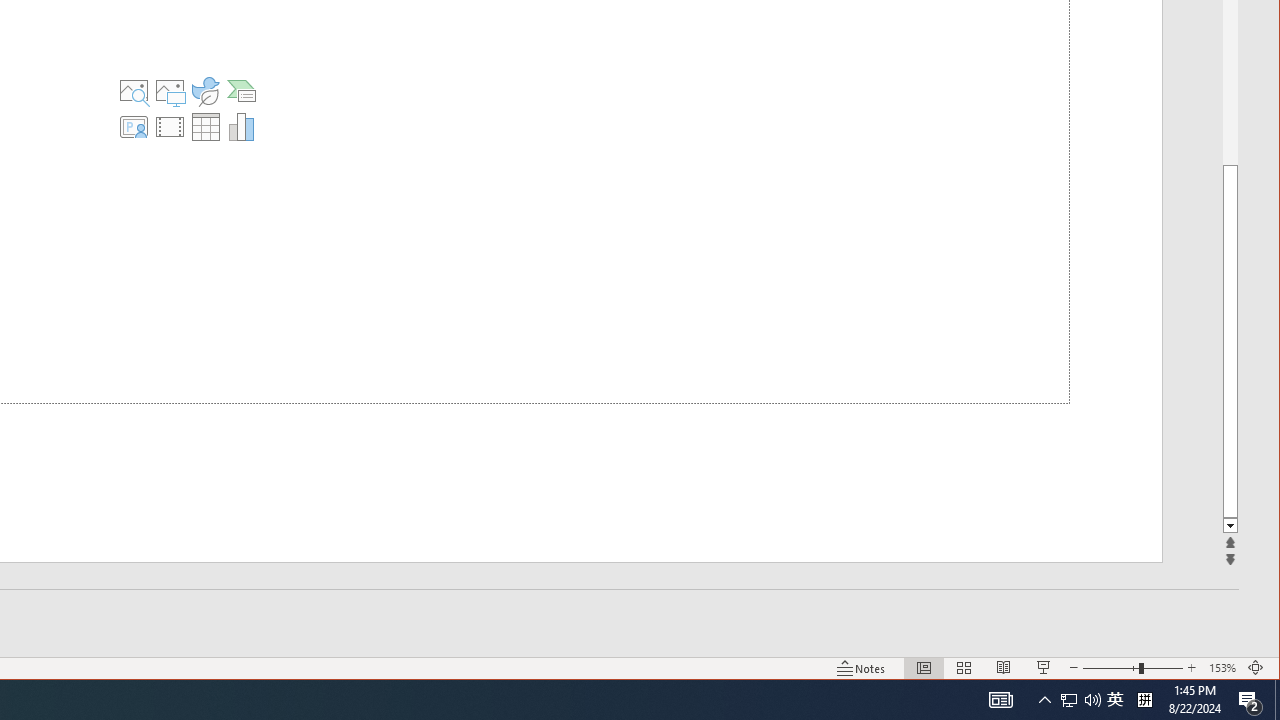 The image size is (1280, 720). Describe the element at coordinates (1221, 668) in the screenshot. I see `'Zoom 153%'` at that location.